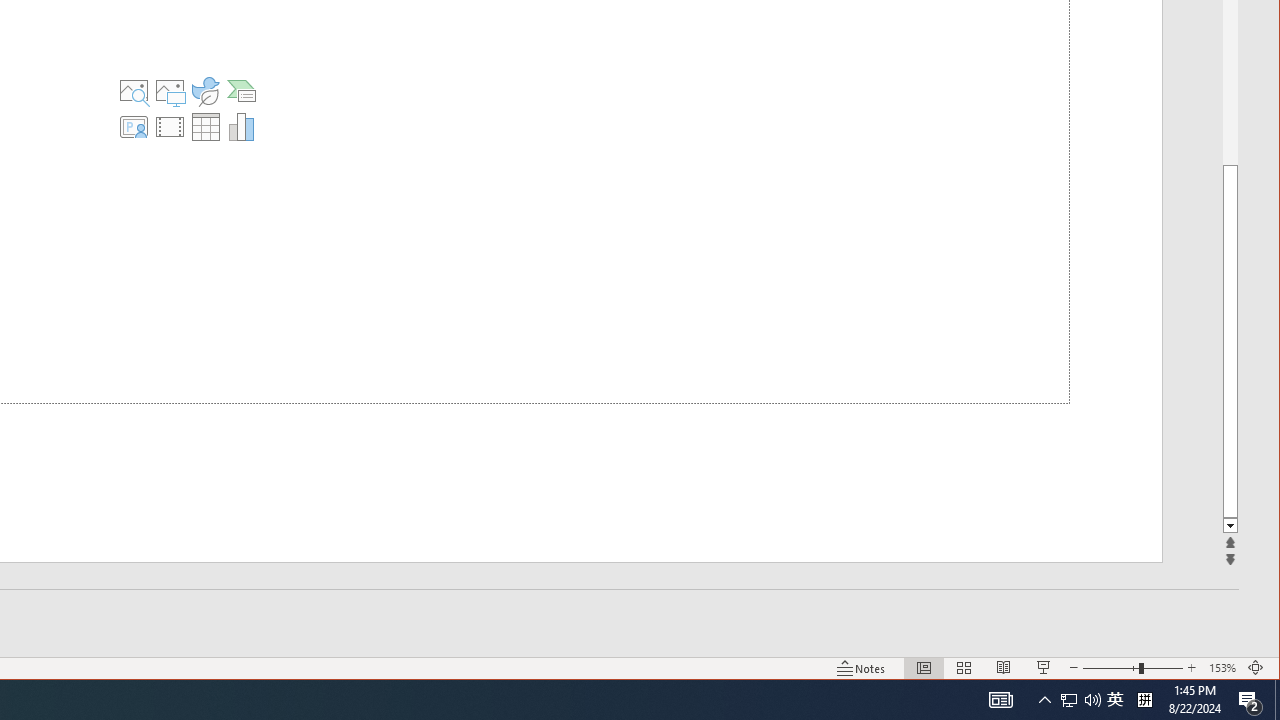 The image size is (1280, 720). Describe the element at coordinates (1221, 668) in the screenshot. I see `'Zoom 153%'` at that location.